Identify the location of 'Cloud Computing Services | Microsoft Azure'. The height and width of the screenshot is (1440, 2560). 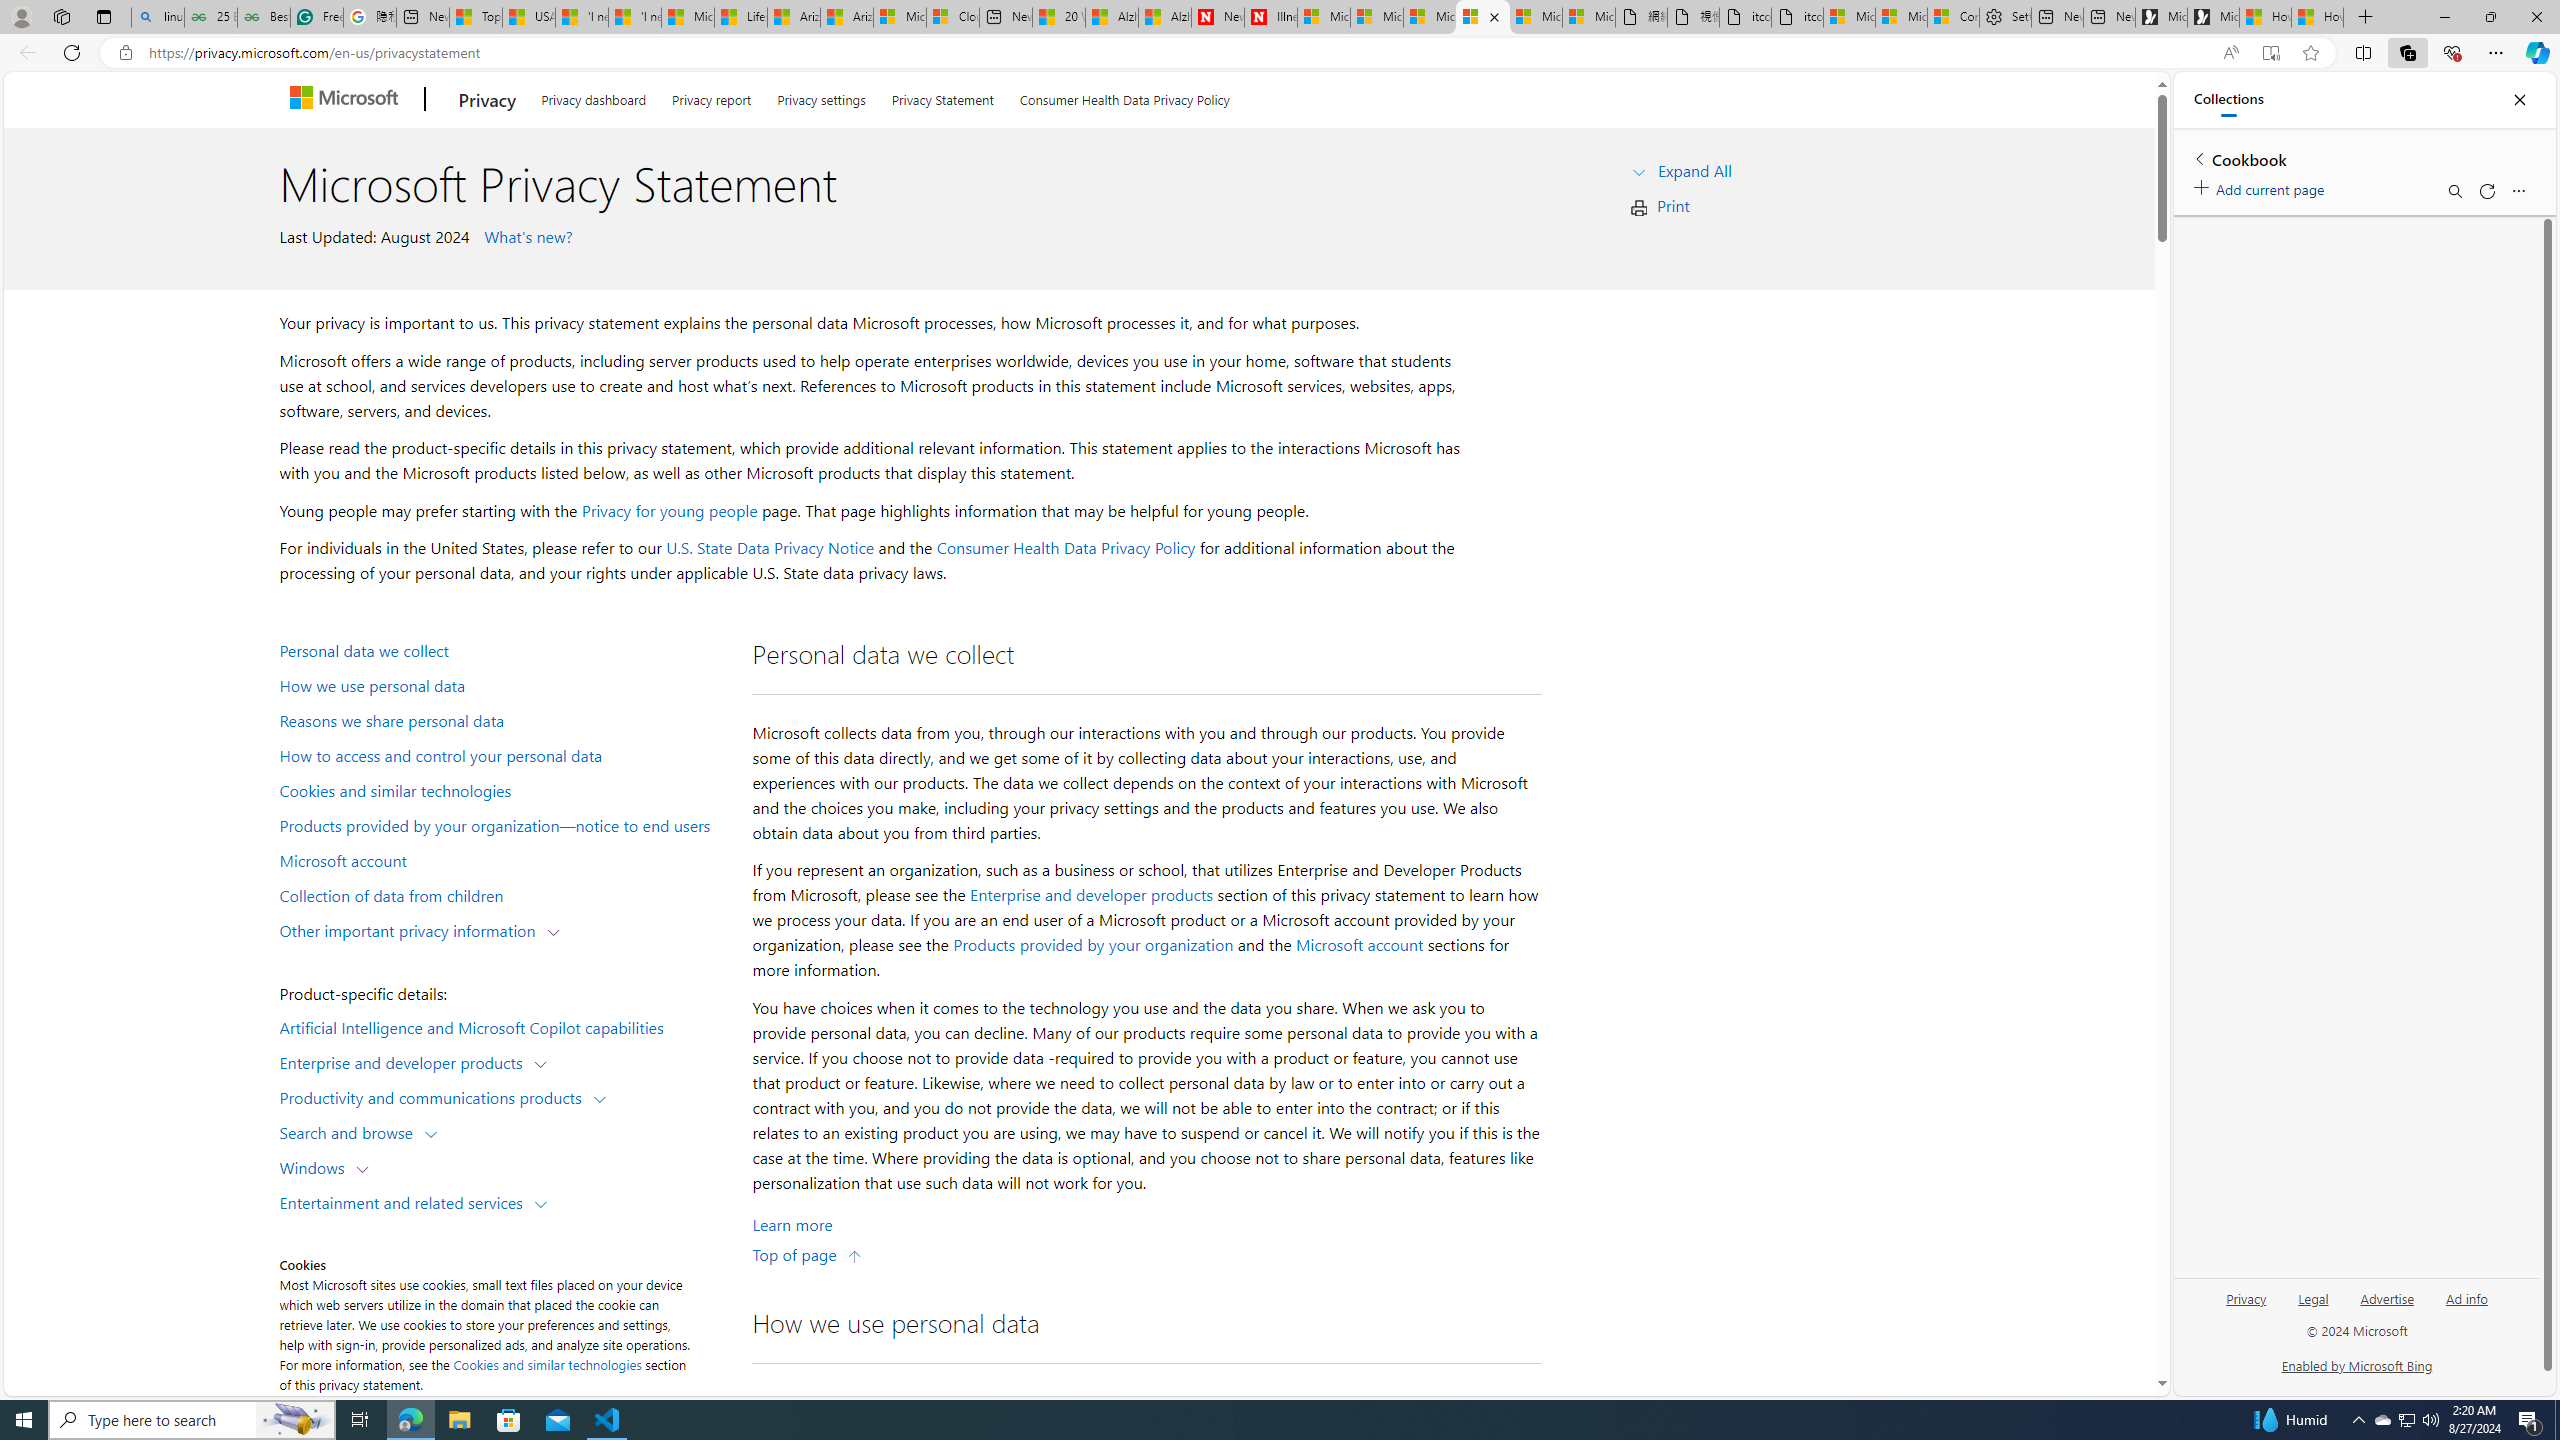
(953, 16).